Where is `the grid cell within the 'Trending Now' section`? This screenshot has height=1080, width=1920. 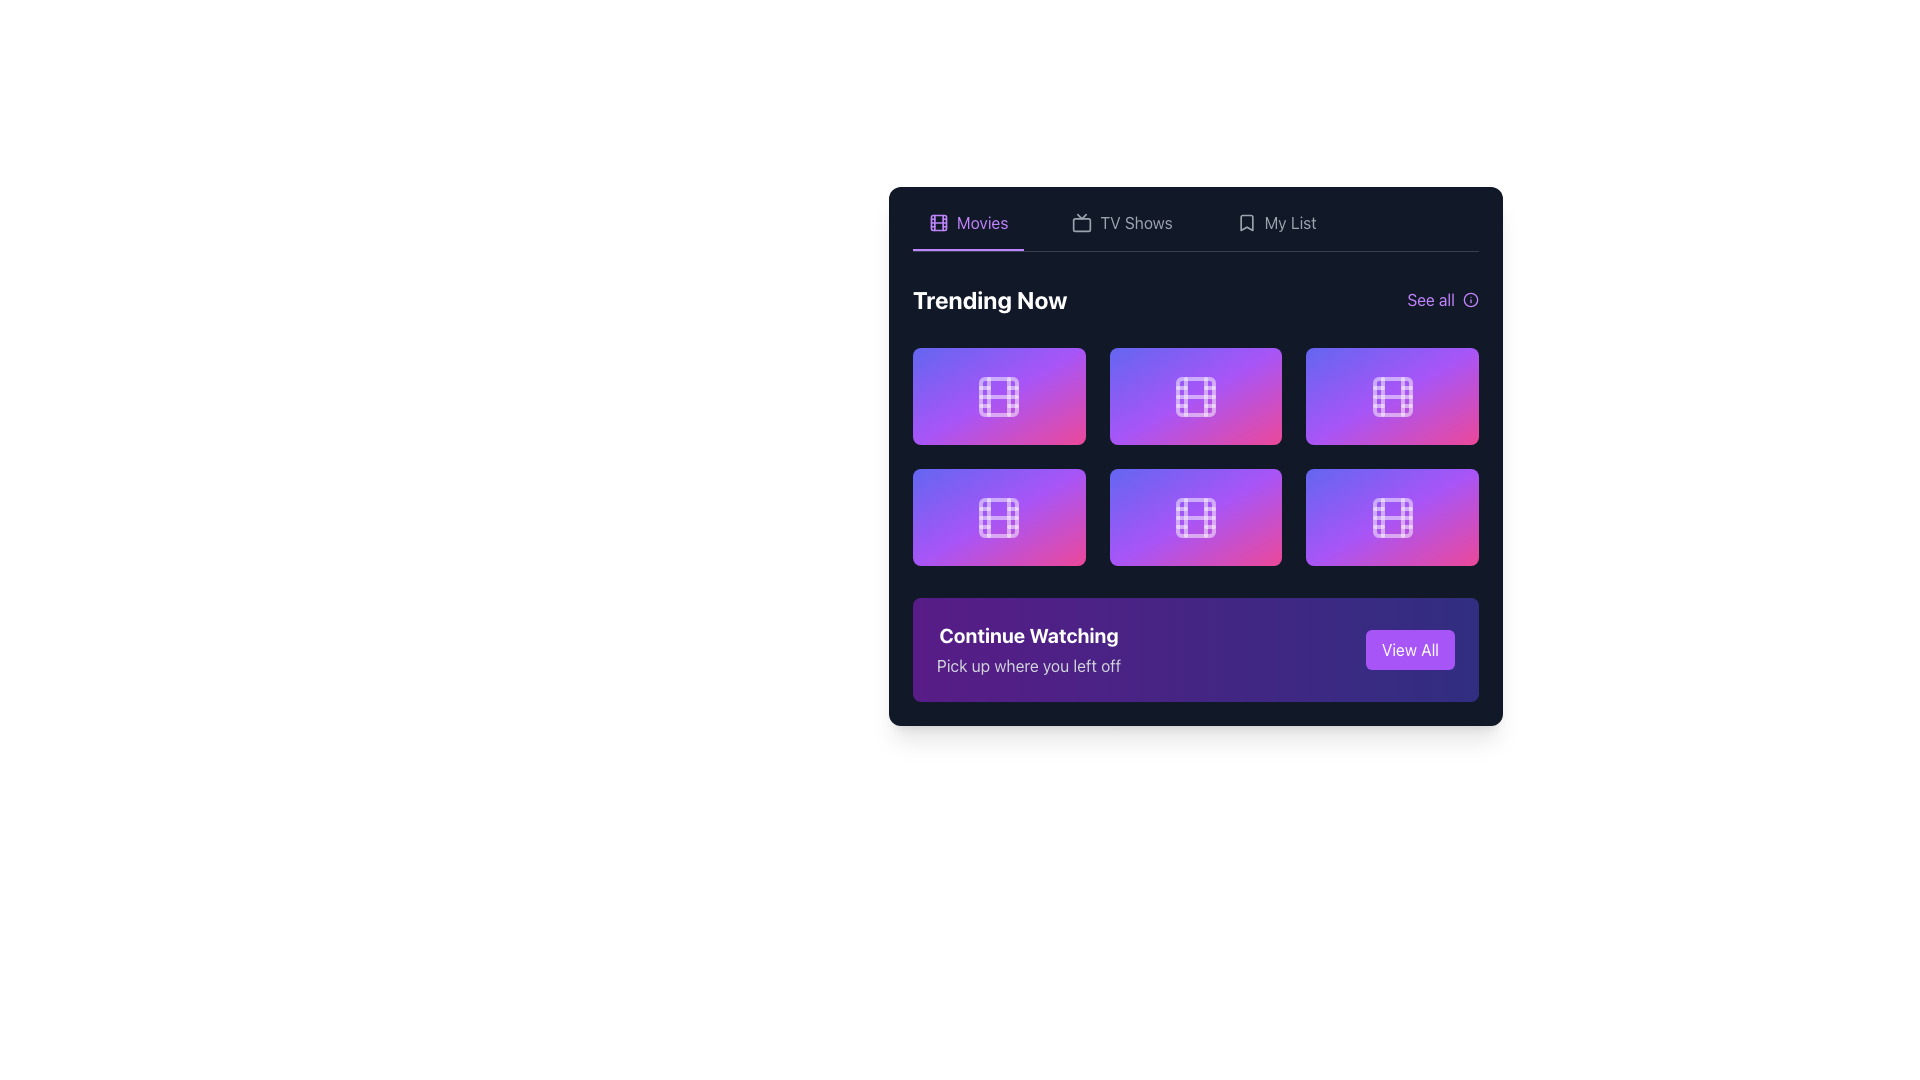 the grid cell within the 'Trending Now' section is located at coordinates (1195, 456).